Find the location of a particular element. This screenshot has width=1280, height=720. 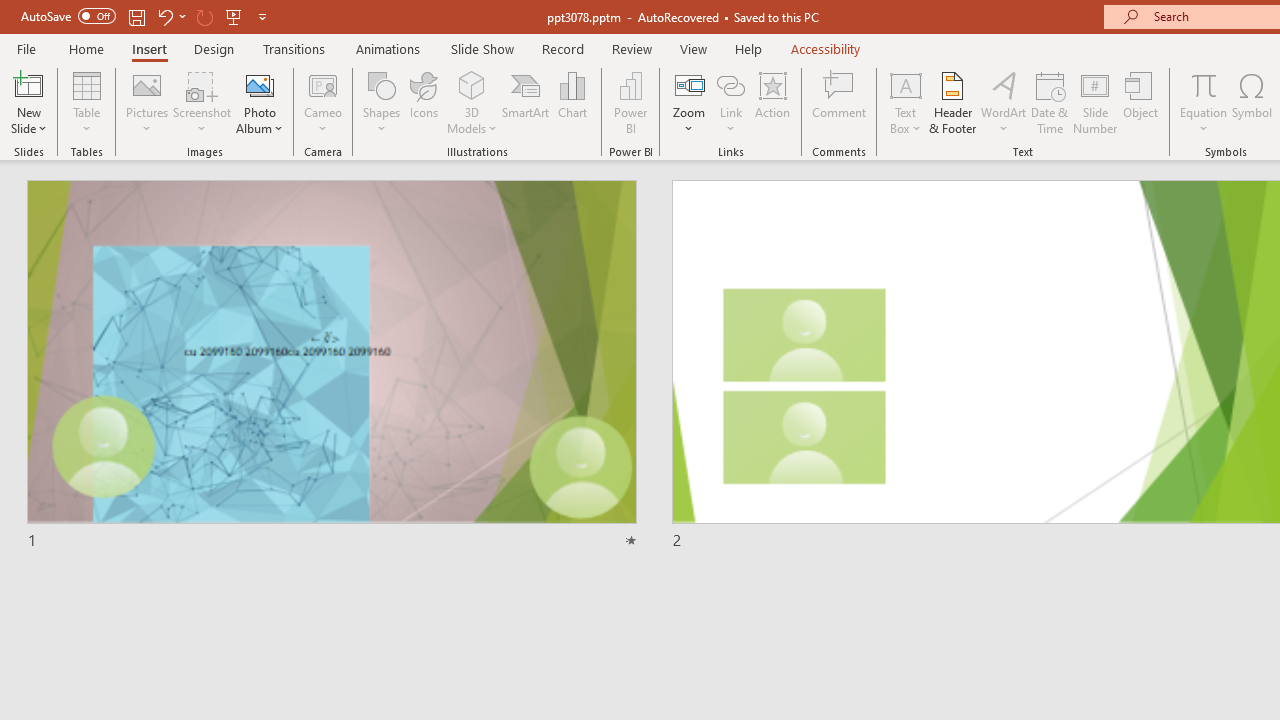

'Pictures' is located at coordinates (146, 103).